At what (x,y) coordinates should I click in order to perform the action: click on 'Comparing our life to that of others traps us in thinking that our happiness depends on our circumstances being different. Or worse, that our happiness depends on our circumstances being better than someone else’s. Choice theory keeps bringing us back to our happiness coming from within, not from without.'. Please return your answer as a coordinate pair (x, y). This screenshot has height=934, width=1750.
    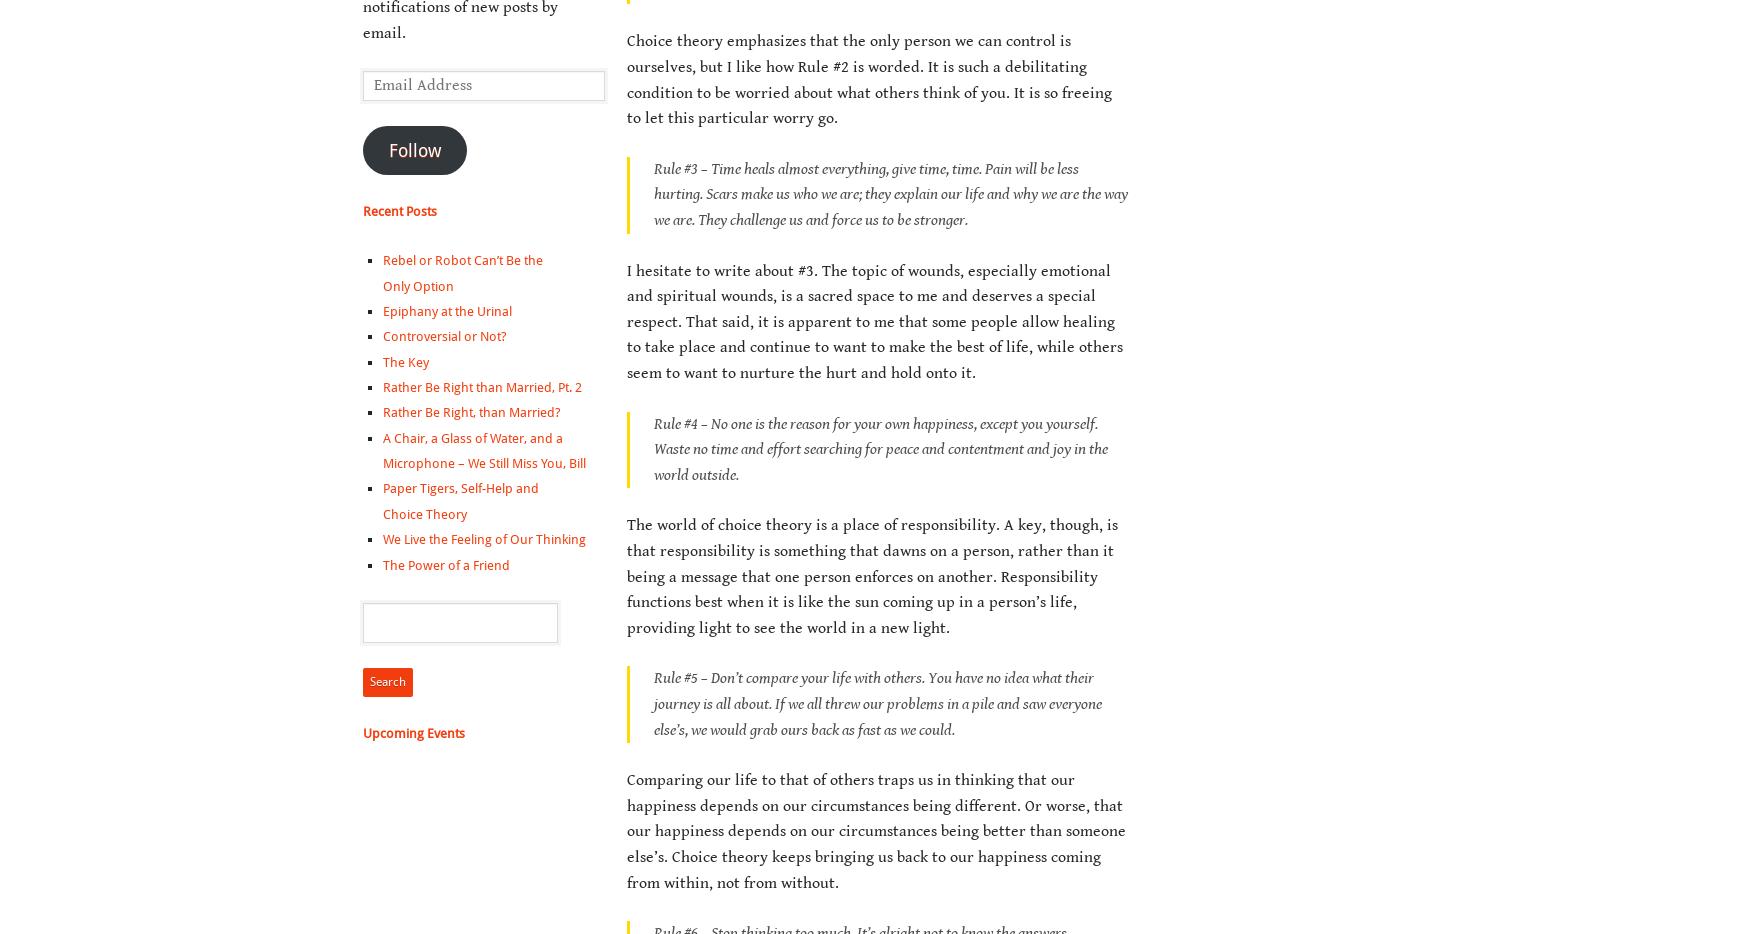
    Looking at the image, I should click on (875, 831).